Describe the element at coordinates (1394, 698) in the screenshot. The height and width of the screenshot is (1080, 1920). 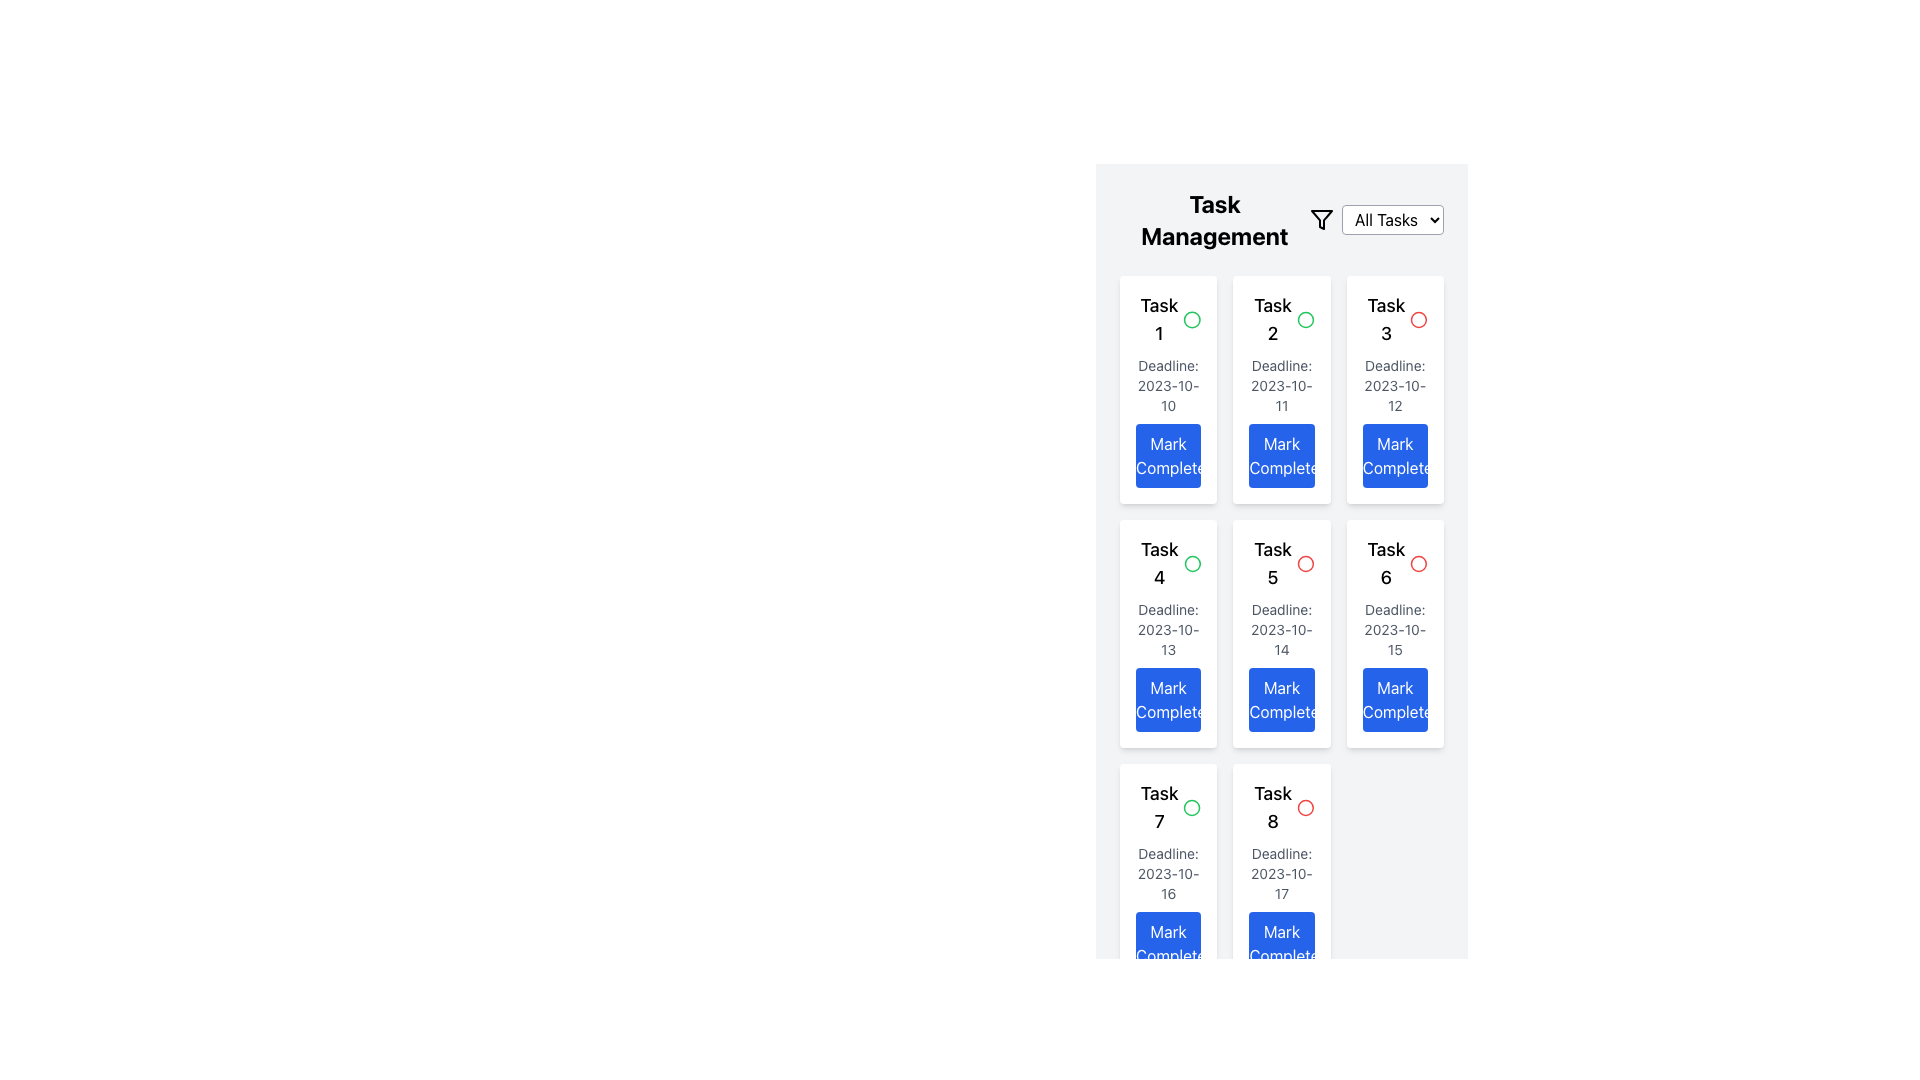
I see `the 'Mark Completed' button located at the bottom of the 'Task 6' card to mark the task as completed` at that location.